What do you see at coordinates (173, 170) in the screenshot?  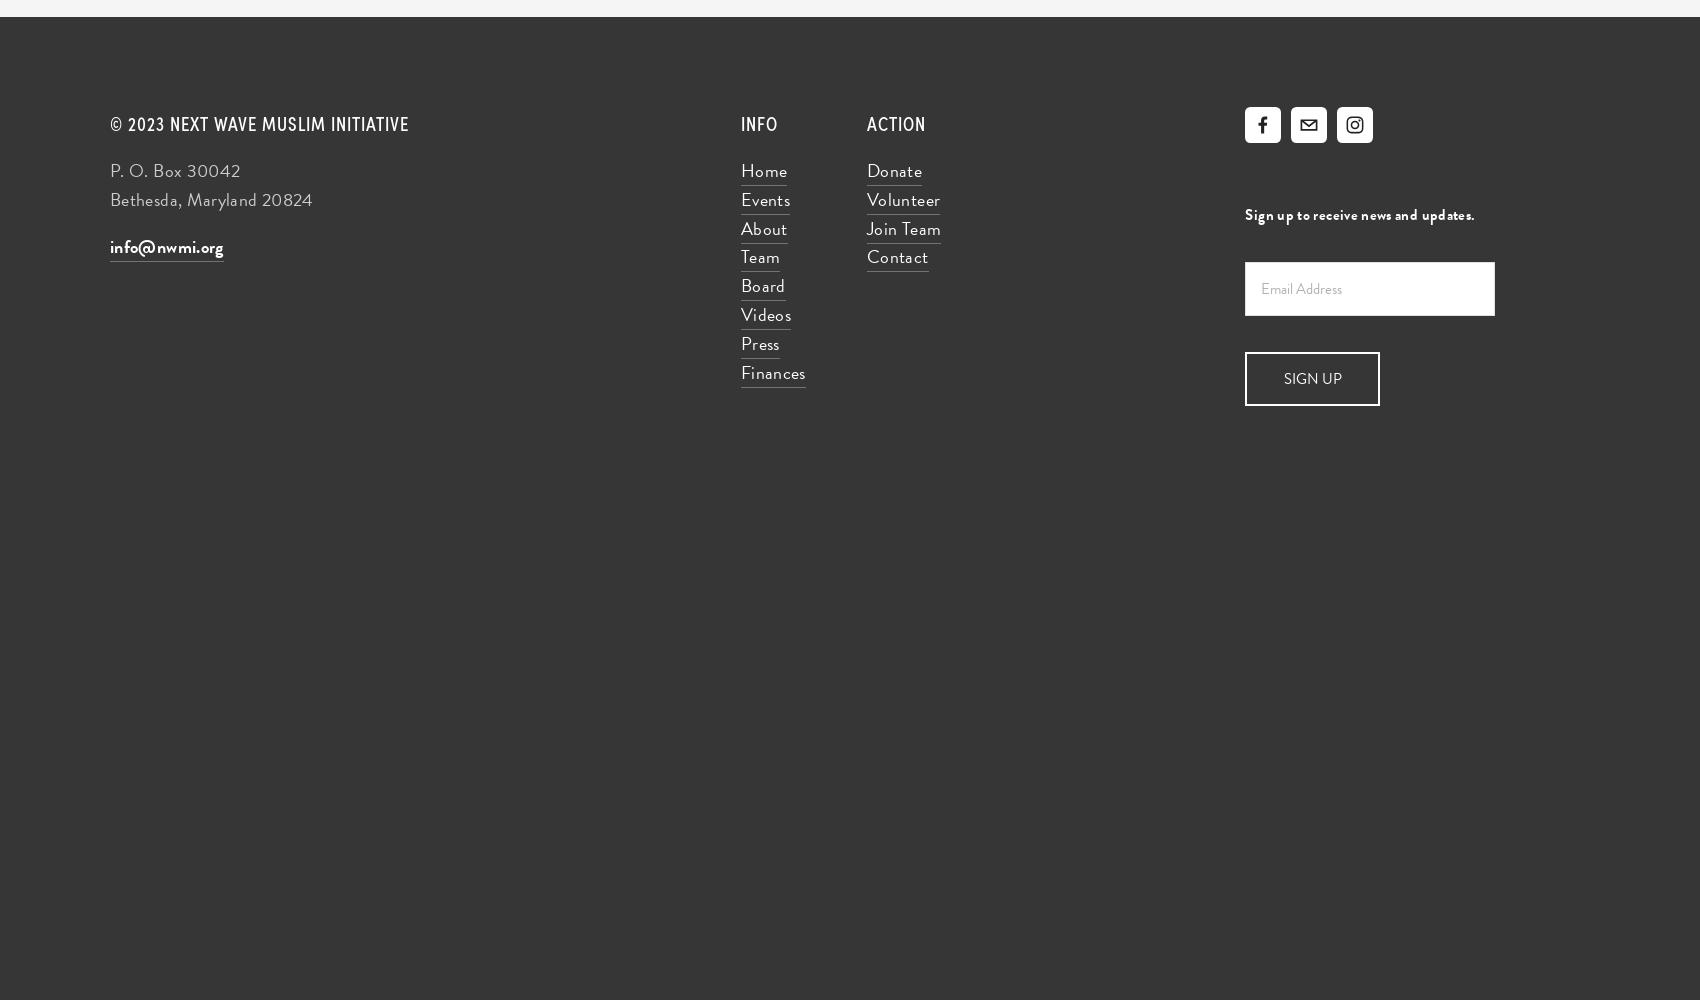 I see `'P. O. Box 30042'` at bounding box center [173, 170].